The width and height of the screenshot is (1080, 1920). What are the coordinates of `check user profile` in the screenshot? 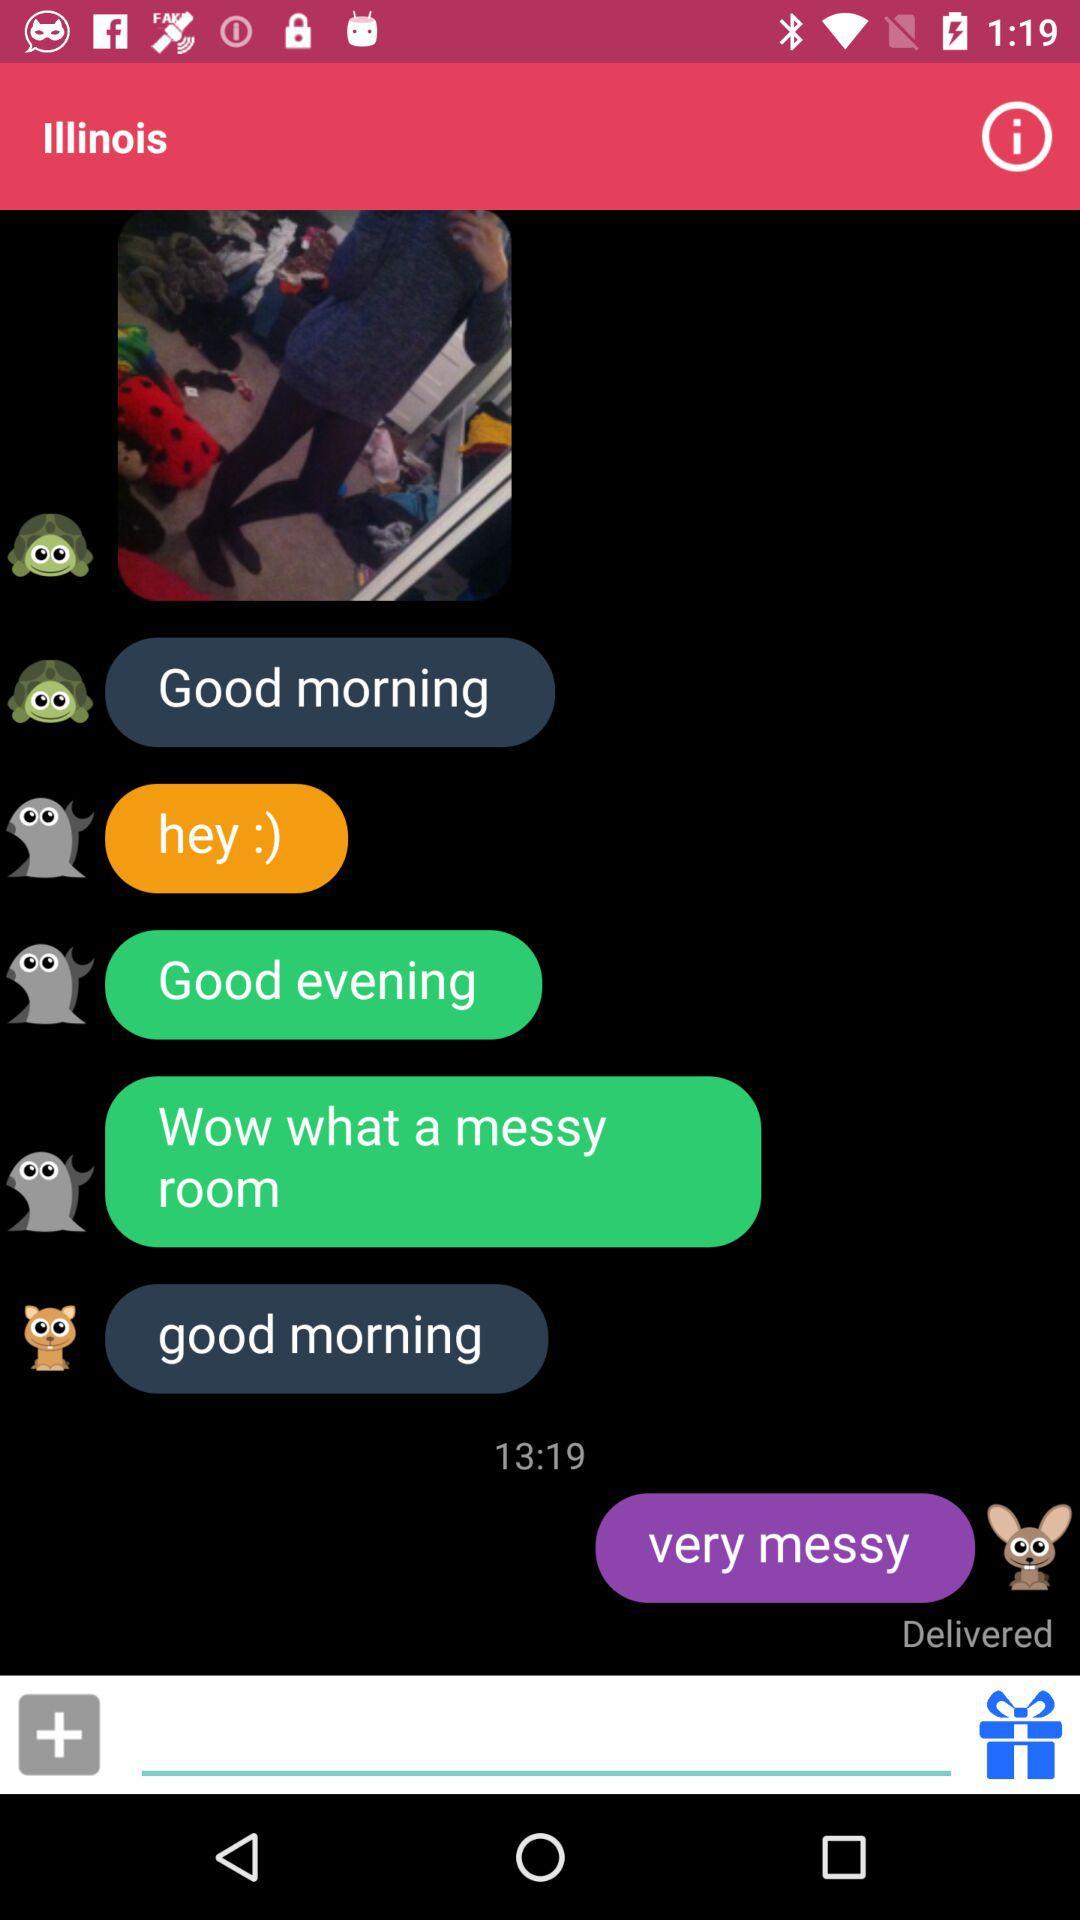 It's located at (49, 691).